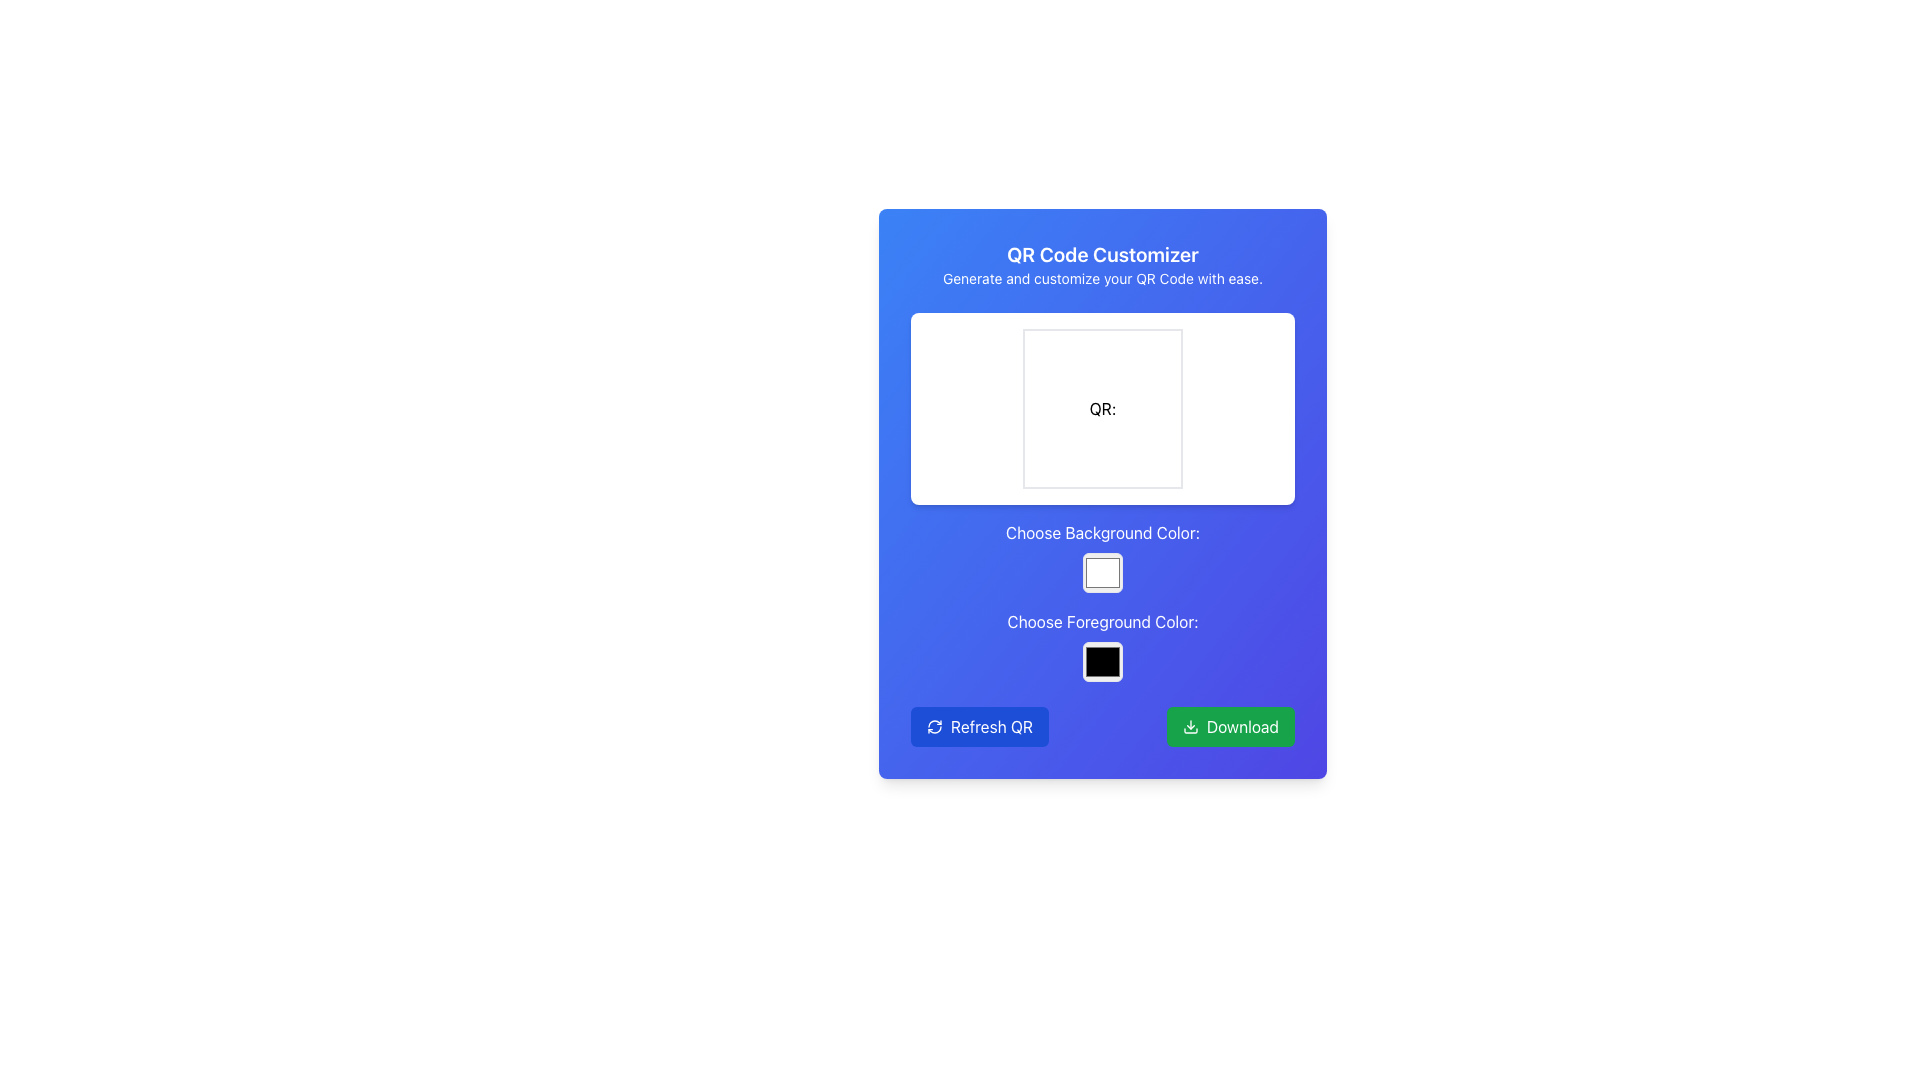 The image size is (1920, 1080). Describe the element at coordinates (1102, 726) in the screenshot. I see `the Button Group located at the bottom of the interface` at that location.